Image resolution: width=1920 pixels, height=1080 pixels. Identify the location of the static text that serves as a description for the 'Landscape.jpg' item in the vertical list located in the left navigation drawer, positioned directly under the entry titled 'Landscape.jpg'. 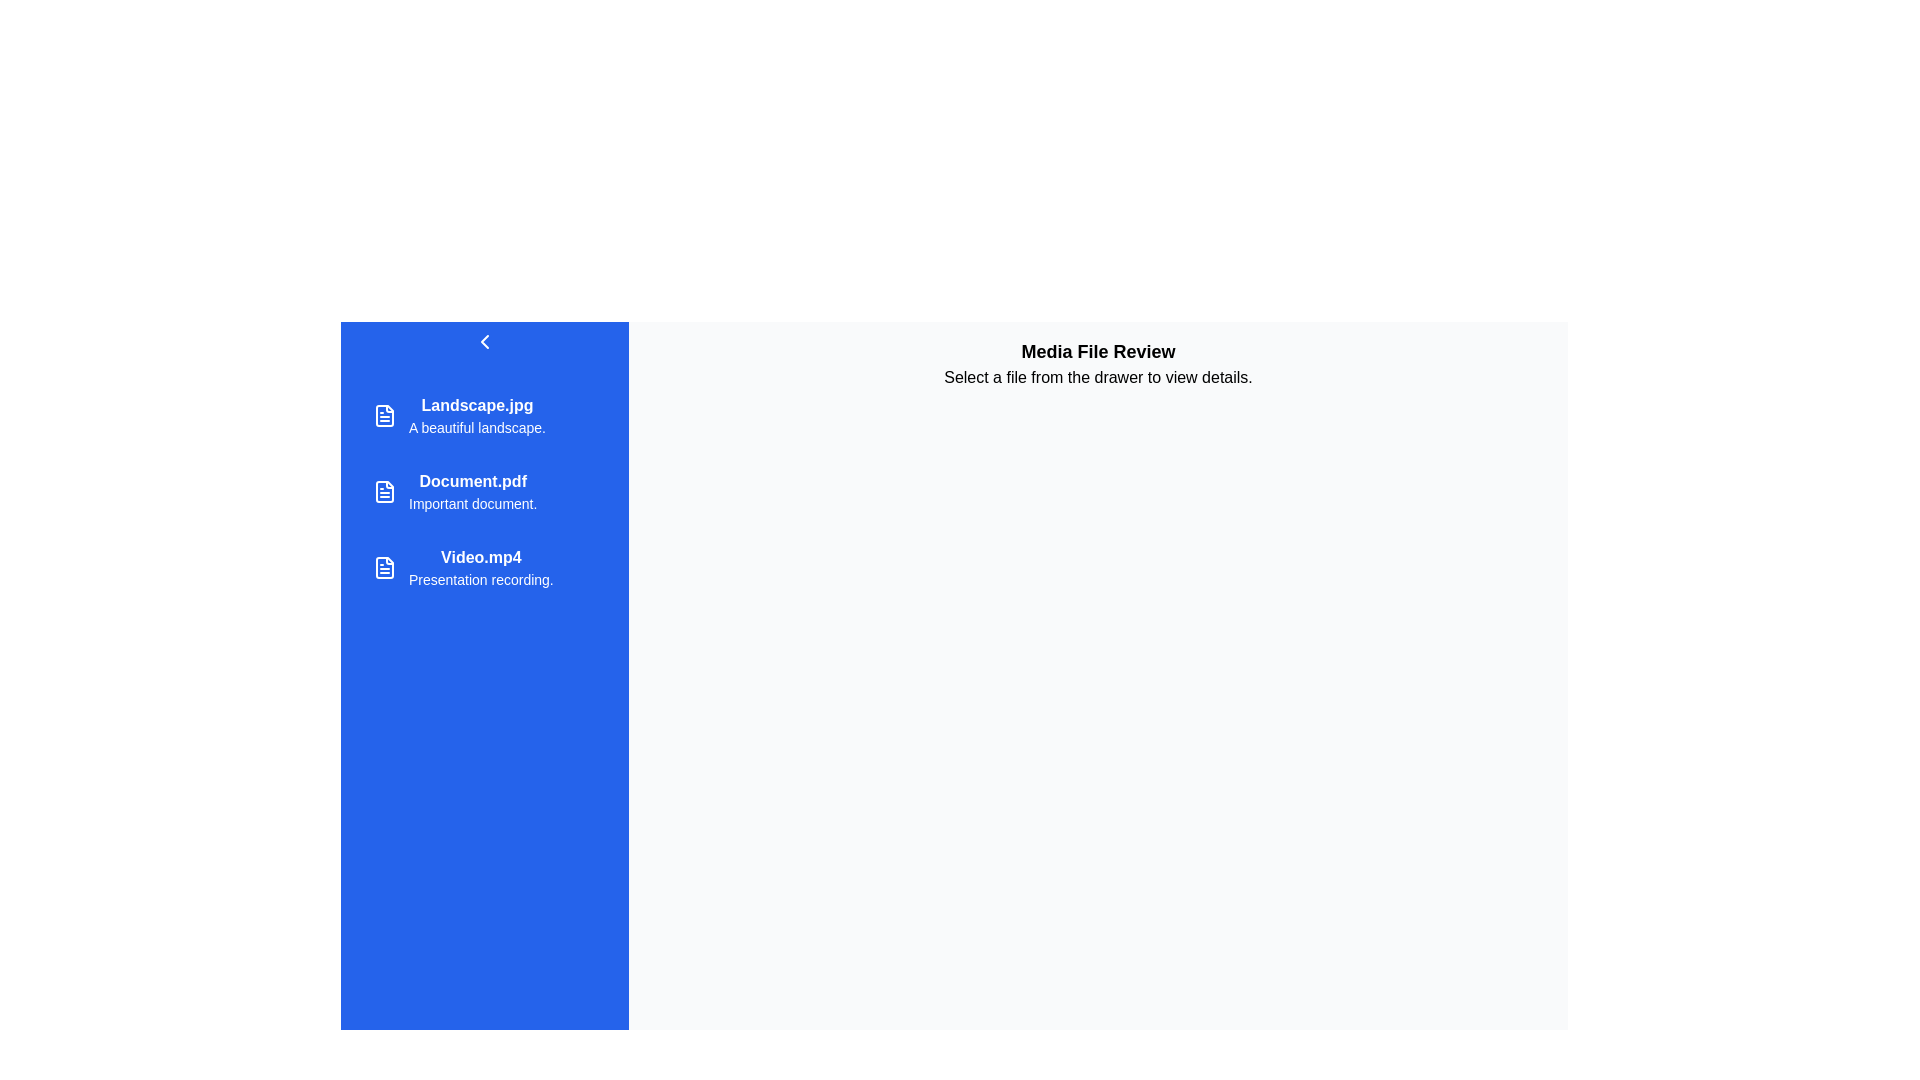
(476, 427).